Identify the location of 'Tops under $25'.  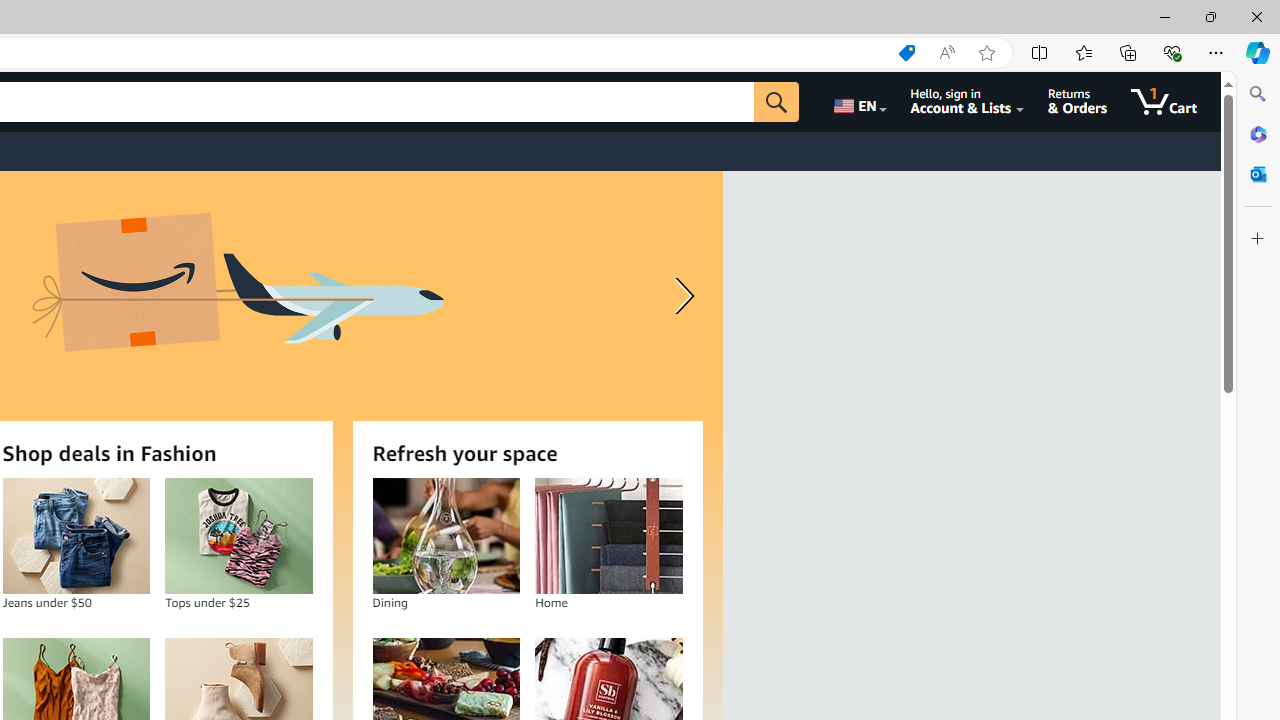
(239, 535).